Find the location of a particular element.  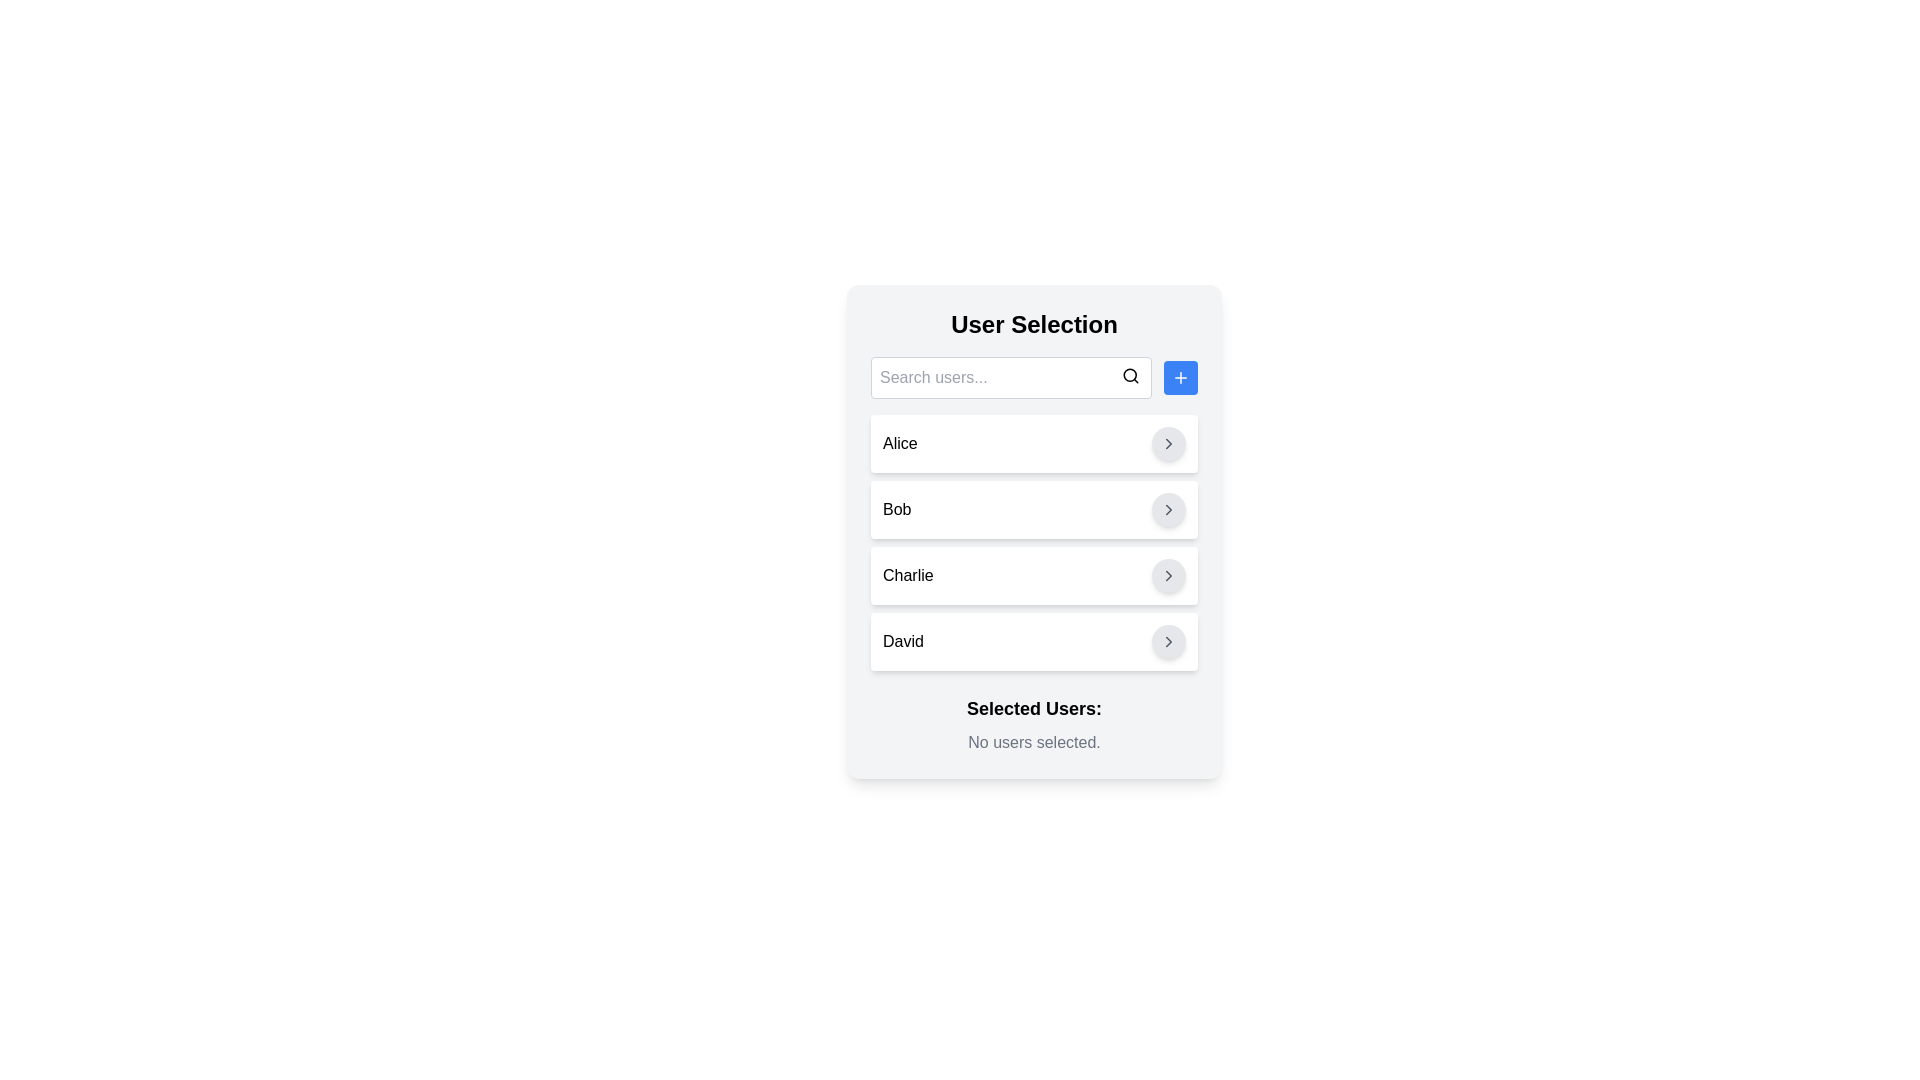

the chevron icon next to 'David' in the user selection list is located at coordinates (1169, 641).